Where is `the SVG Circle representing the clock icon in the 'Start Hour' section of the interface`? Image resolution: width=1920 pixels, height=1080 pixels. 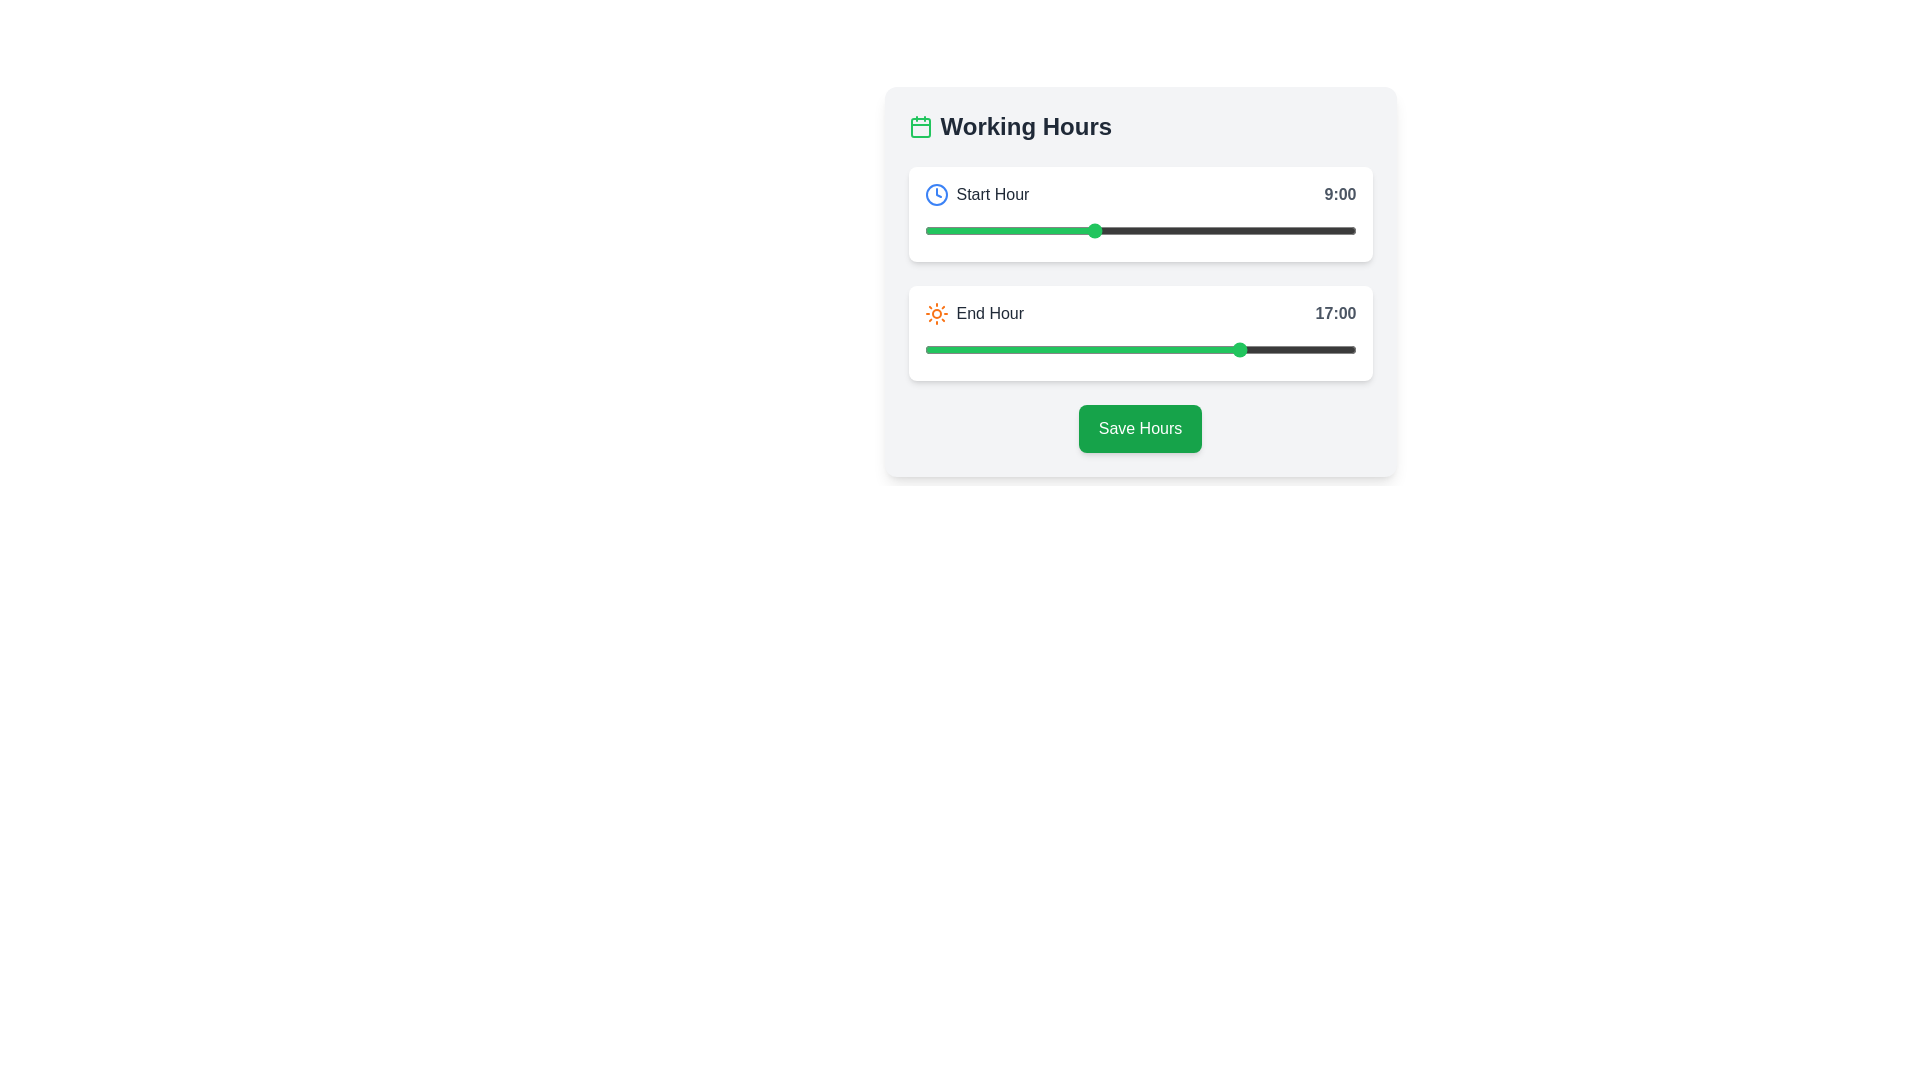 the SVG Circle representing the clock icon in the 'Start Hour' section of the interface is located at coordinates (935, 195).